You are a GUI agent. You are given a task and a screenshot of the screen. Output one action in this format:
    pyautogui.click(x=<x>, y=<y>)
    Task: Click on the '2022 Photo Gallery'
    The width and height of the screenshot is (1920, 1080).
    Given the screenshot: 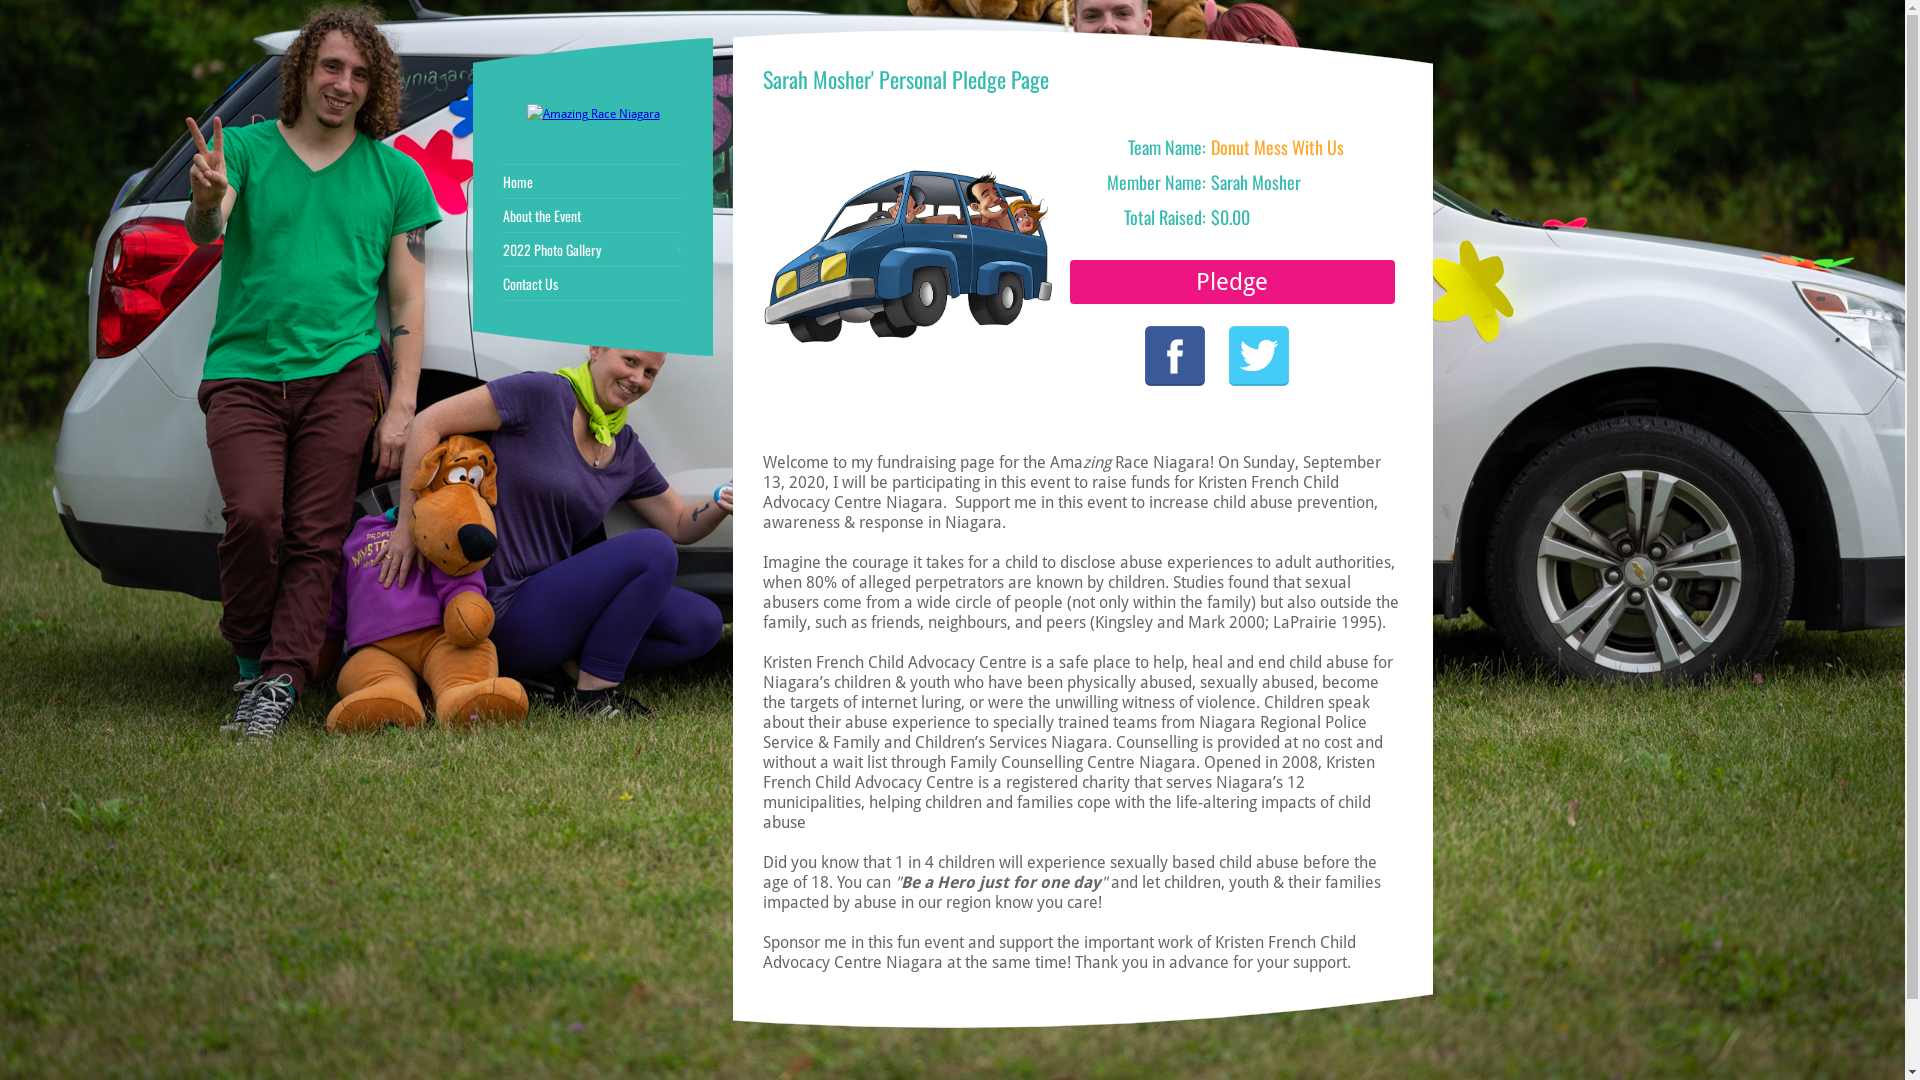 What is the action you would take?
    pyautogui.click(x=592, y=249)
    